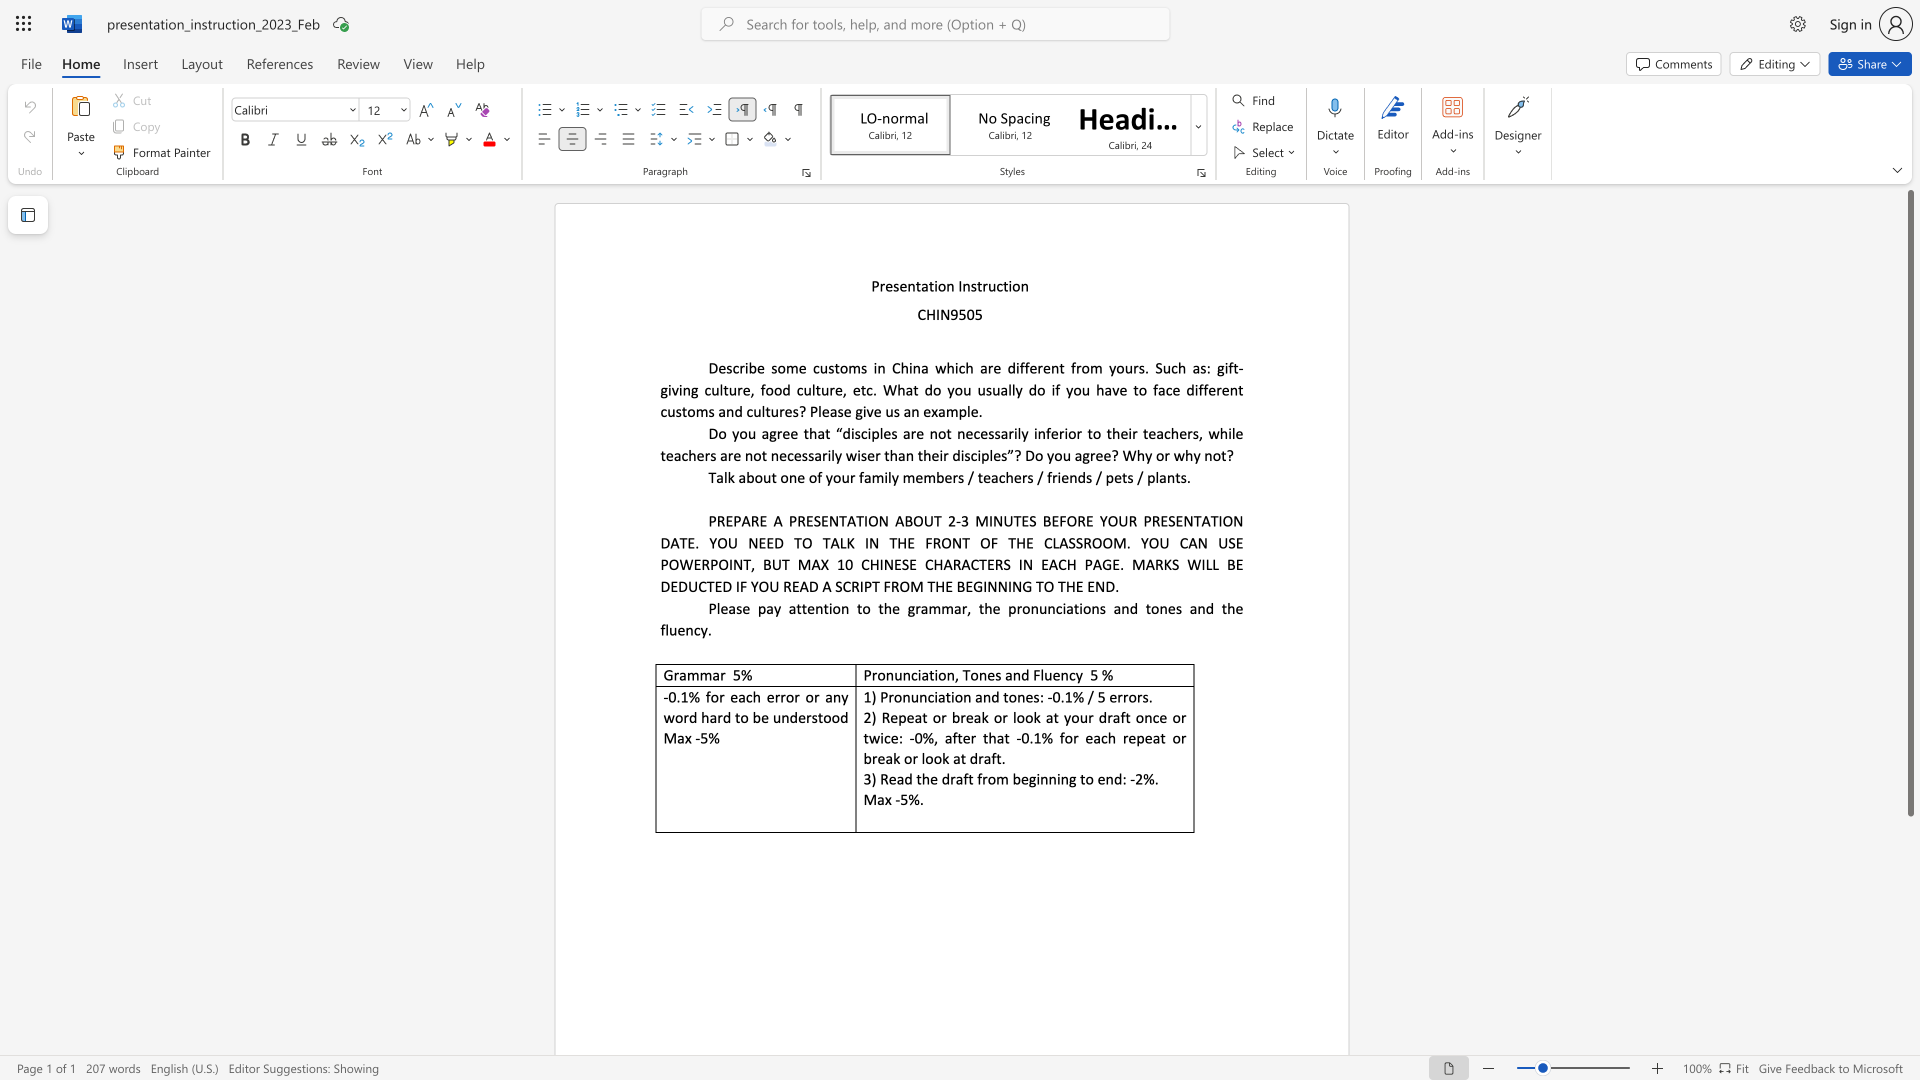  I want to click on the scrollbar on the right to shift the page lower, so click(1909, 968).